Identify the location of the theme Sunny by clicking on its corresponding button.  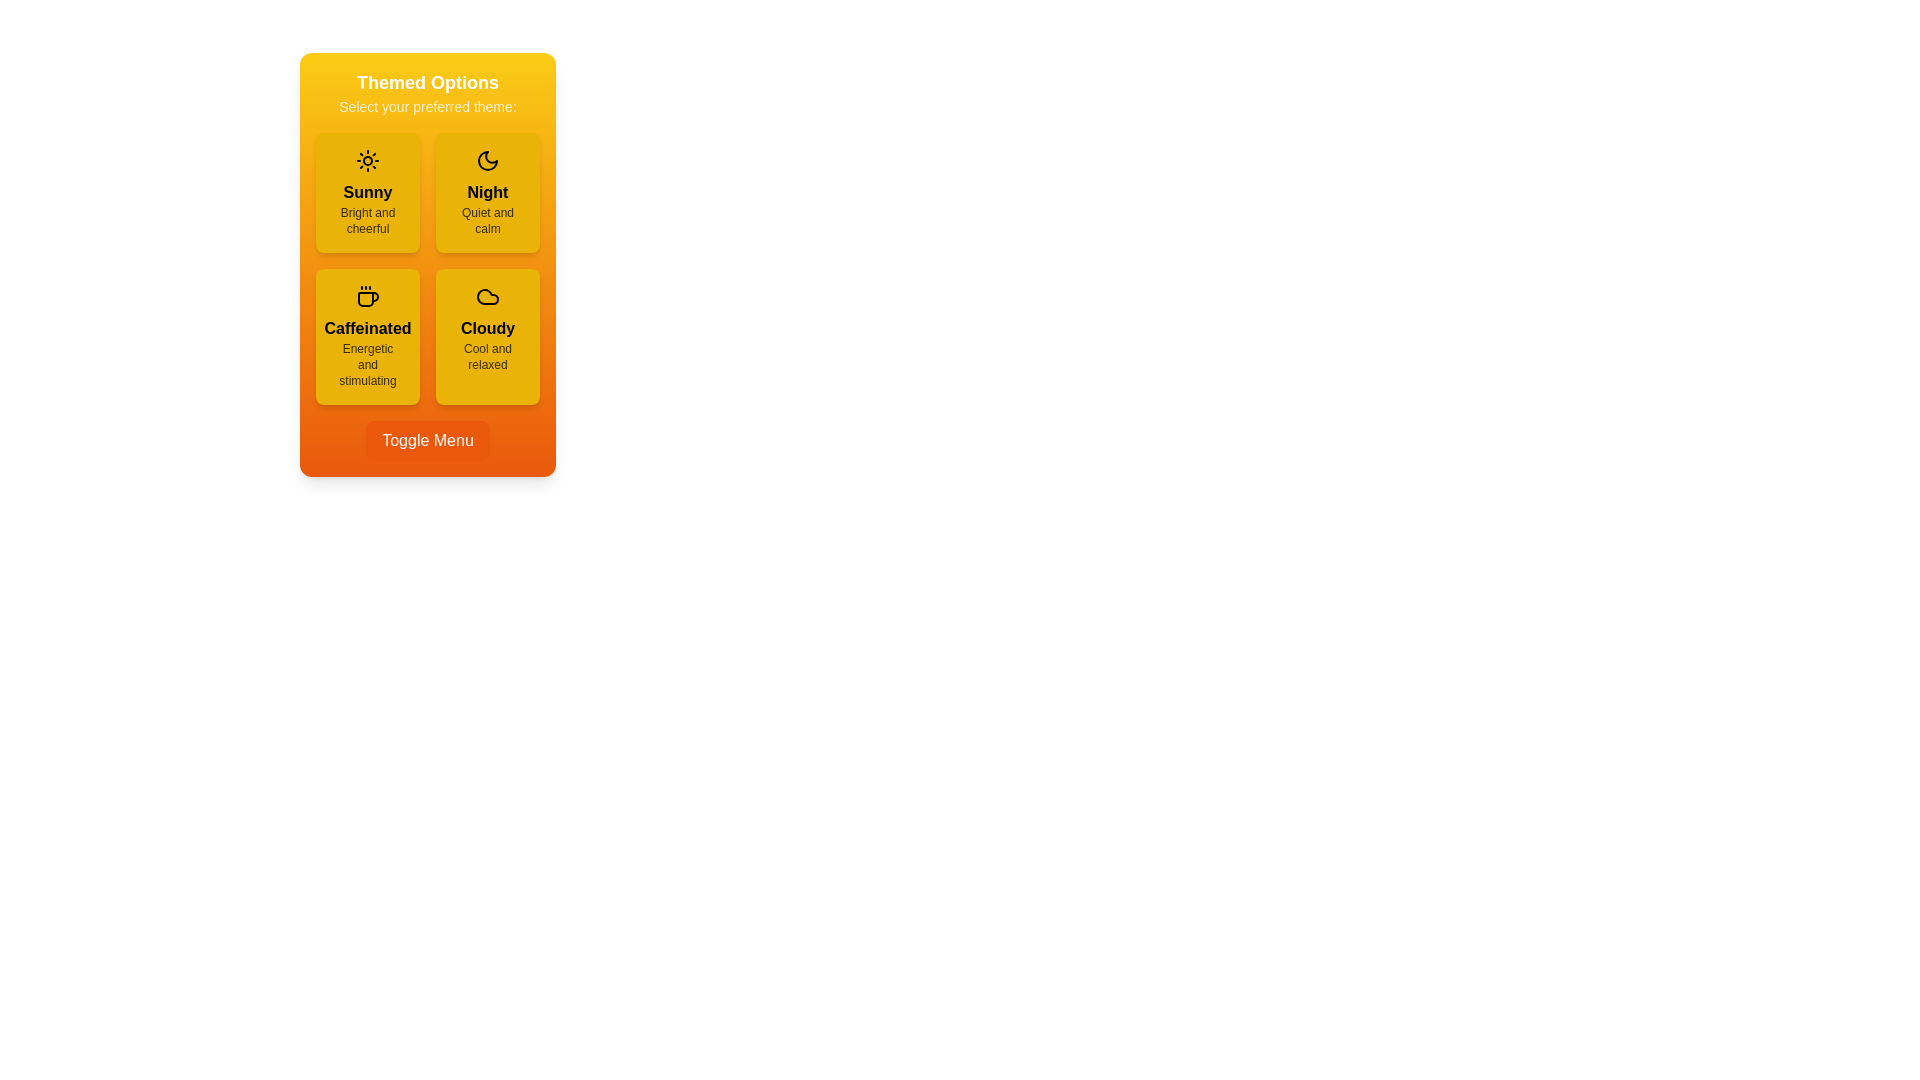
(368, 192).